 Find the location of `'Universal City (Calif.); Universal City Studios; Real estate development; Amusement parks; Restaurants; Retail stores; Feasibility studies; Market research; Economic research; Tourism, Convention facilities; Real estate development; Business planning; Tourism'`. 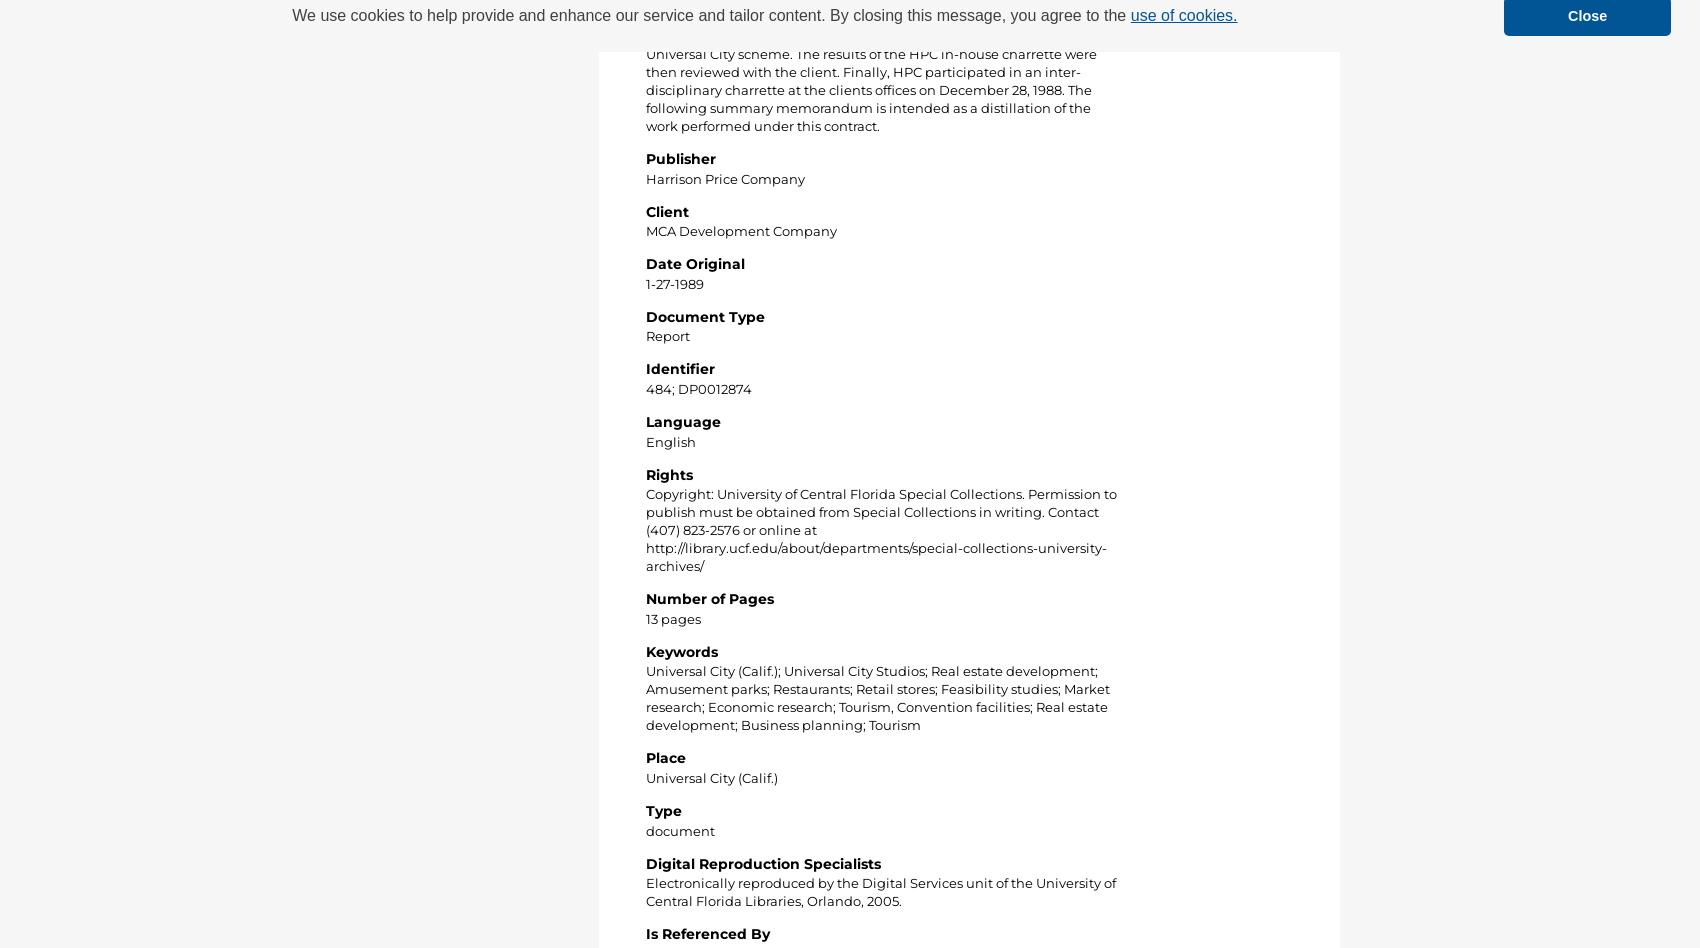

'Universal City (Calif.); Universal City Studios; Real estate development; Amusement parks; Restaurants; Retail stores; Feasibility studies; Market research; Economic research; Tourism, Convention facilities; Real estate development; Business planning; Tourism' is located at coordinates (878, 697).